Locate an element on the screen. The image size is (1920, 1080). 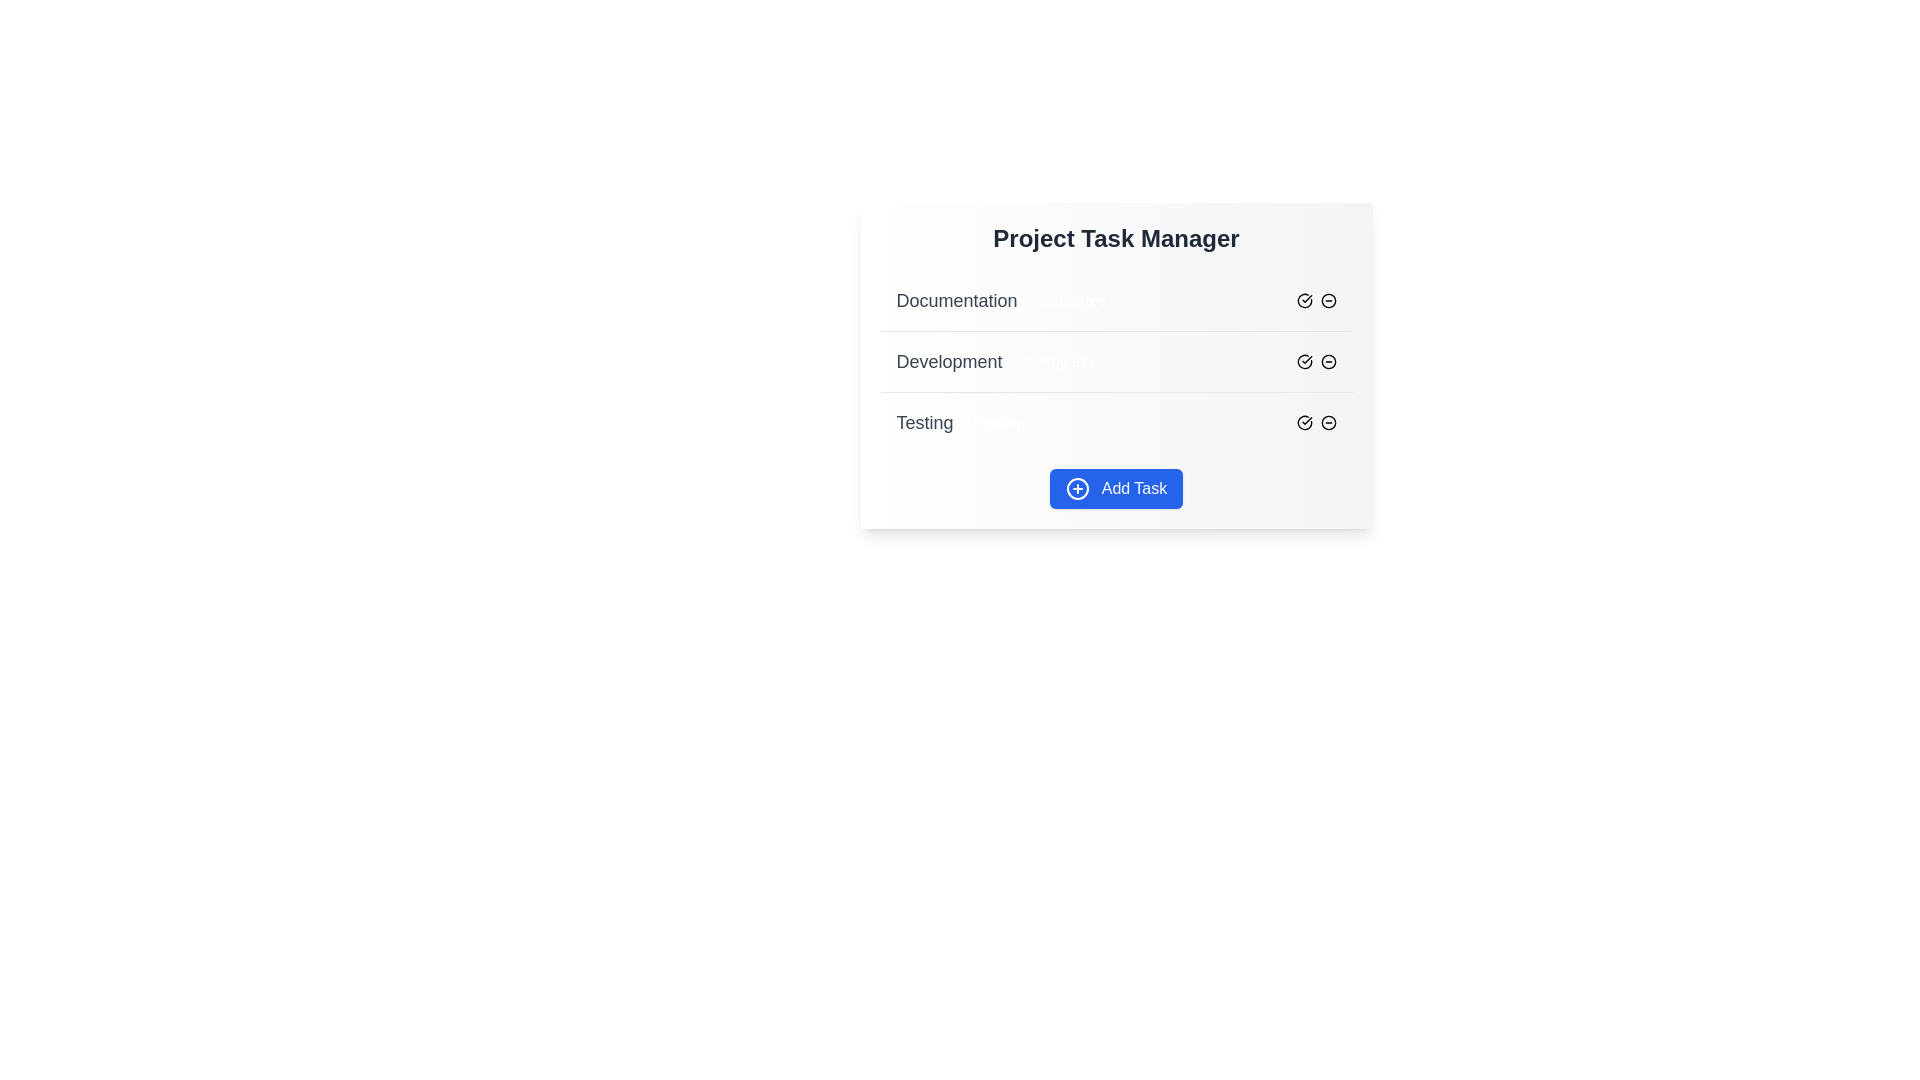
the Icon Button with a checkmark indicating completion, located to the right of the 'Documentation' task title is located at coordinates (1304, 300).